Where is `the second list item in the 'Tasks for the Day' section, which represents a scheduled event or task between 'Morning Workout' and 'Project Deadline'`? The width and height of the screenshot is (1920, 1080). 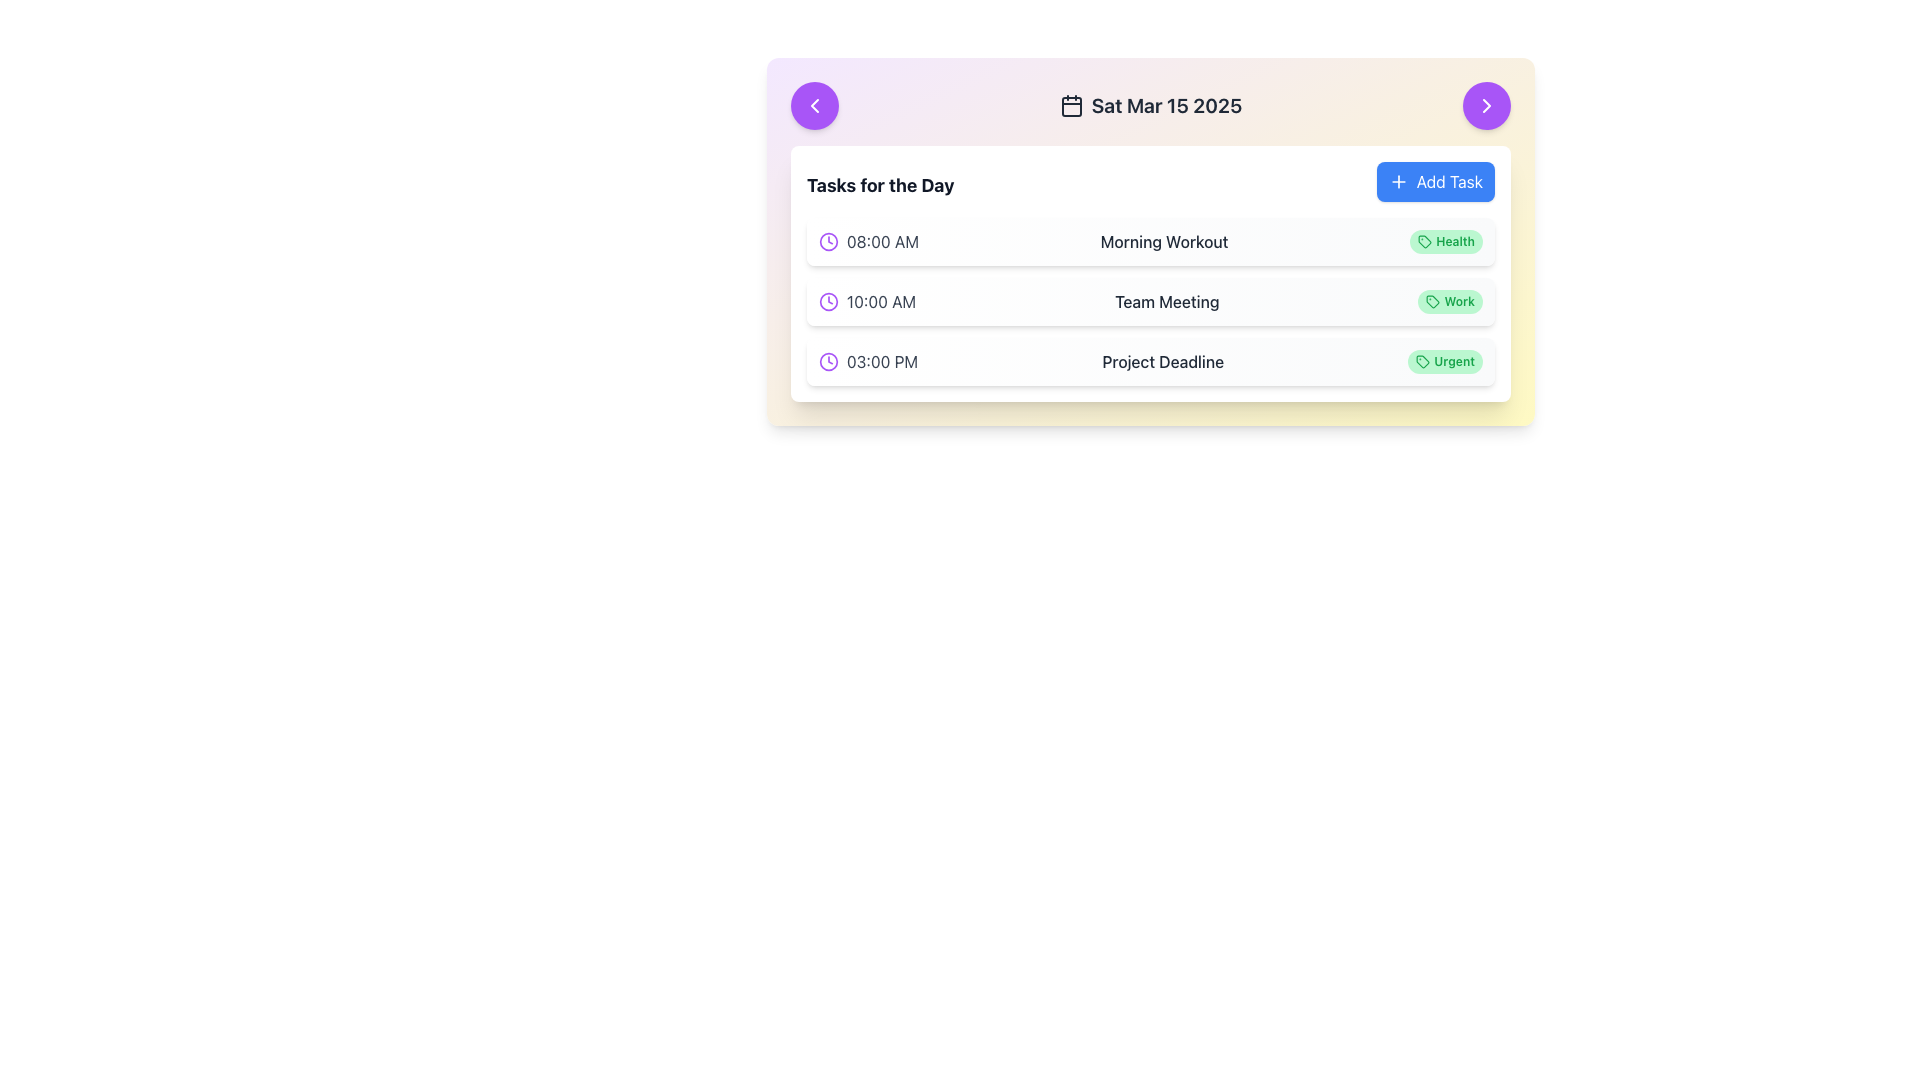
the second list item in the 'Tasks for the Day' section, which represents a scheduled event or task between 'Morning Workout' and 'Project Deadline' is located at coordinates (1151, 301).